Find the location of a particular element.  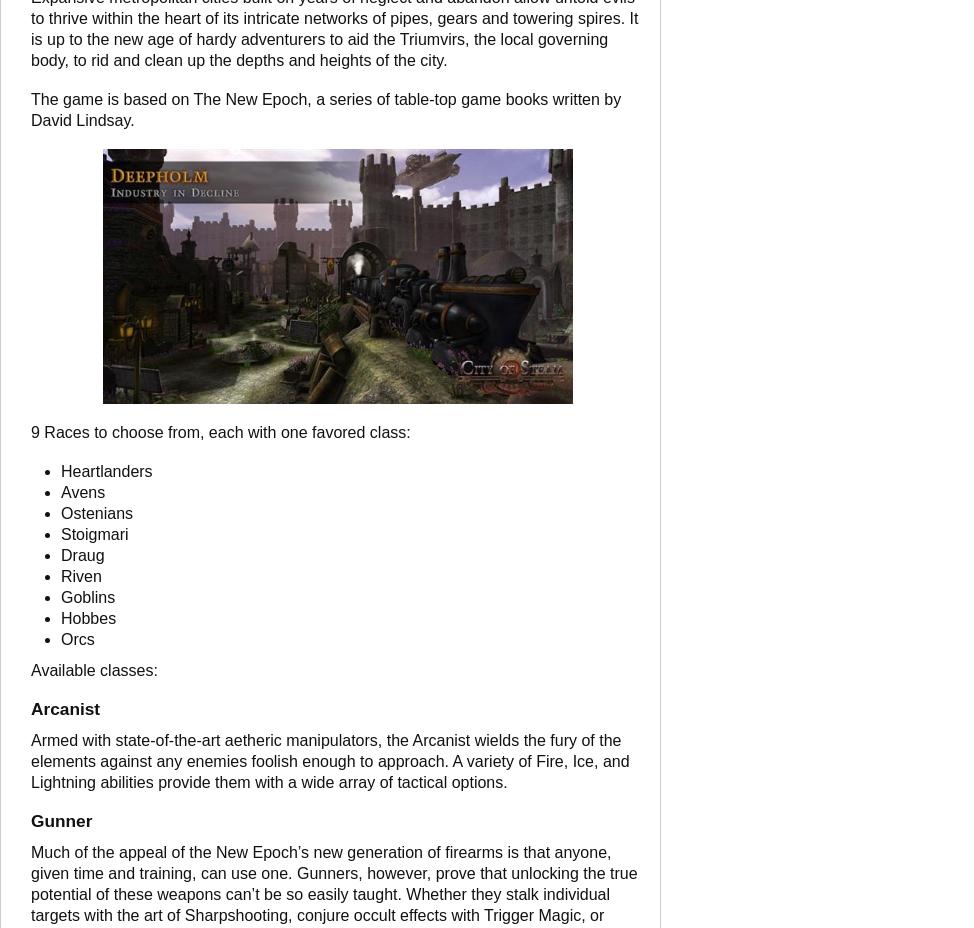

'Available classes:' is located at coordinates (92, 670).